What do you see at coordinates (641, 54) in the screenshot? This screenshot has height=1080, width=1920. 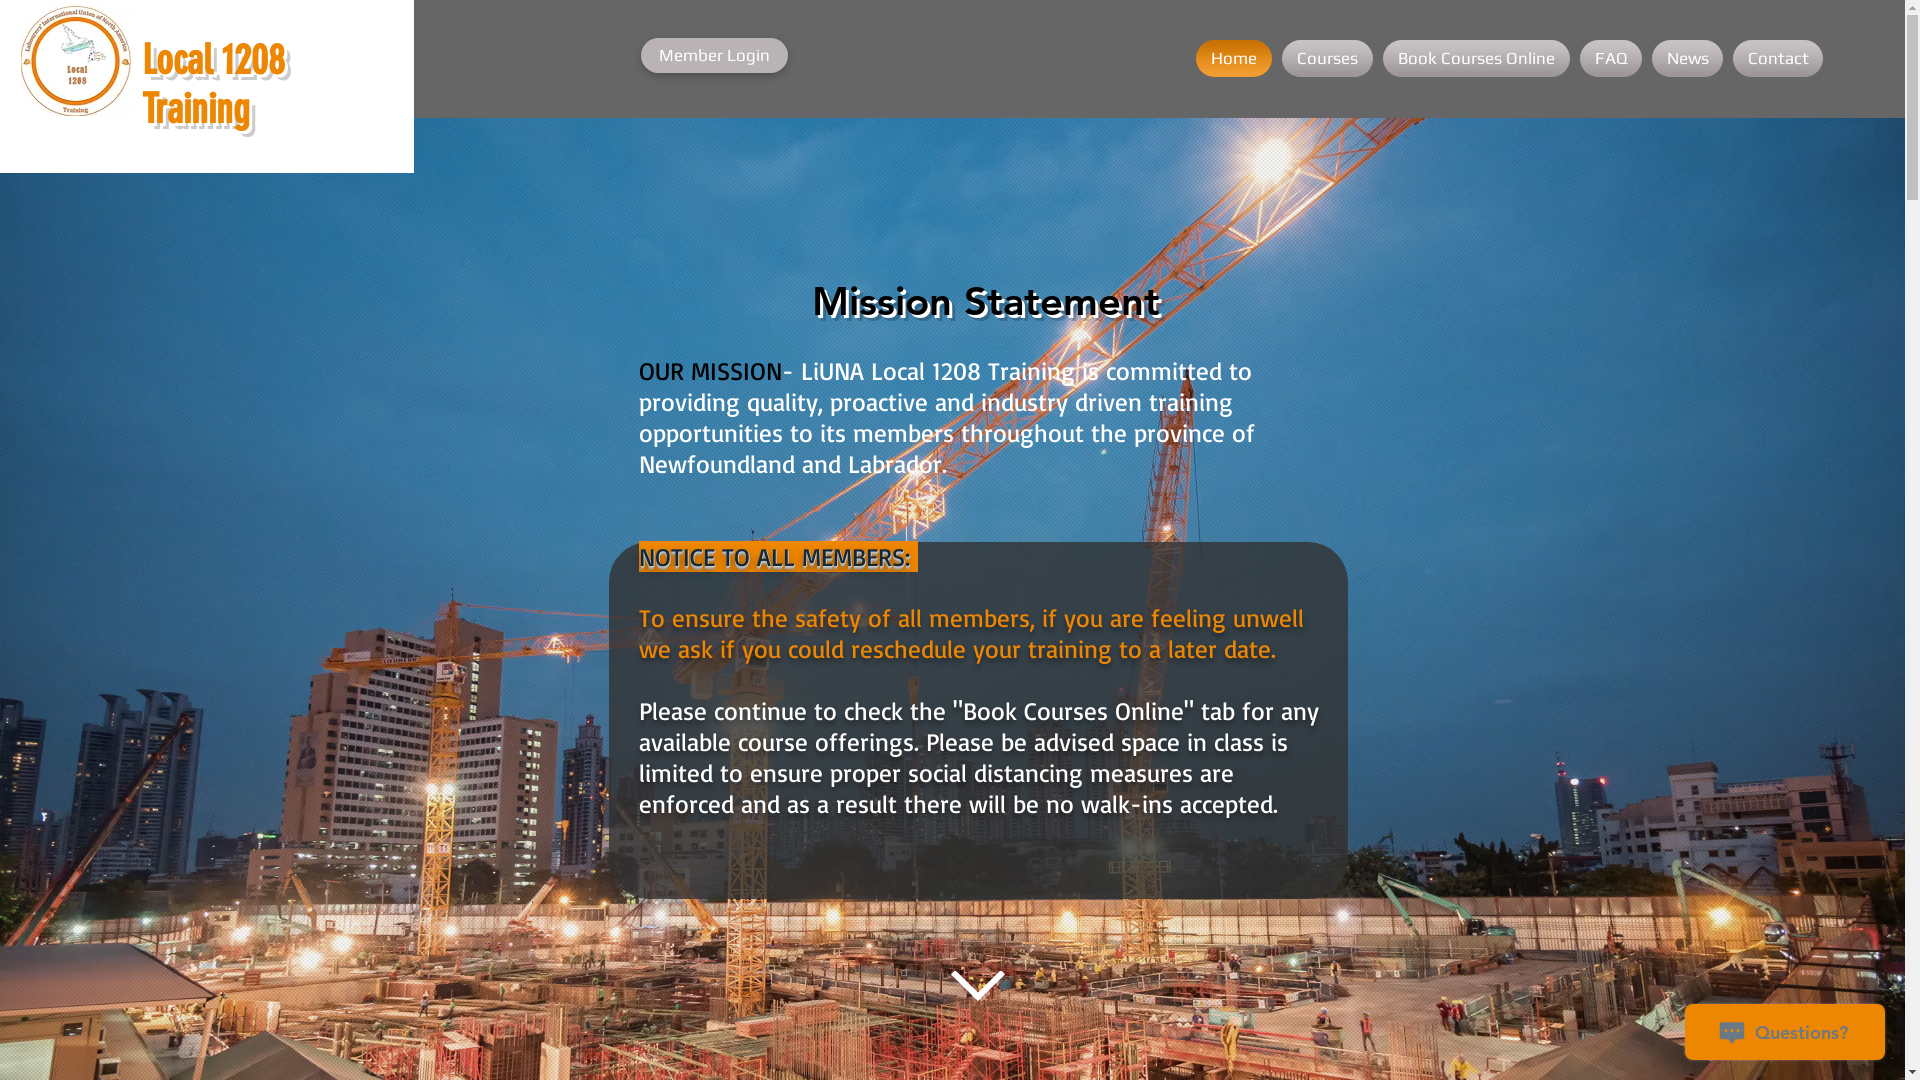 I see `'Member Login'` at bounding box center [641, 54].